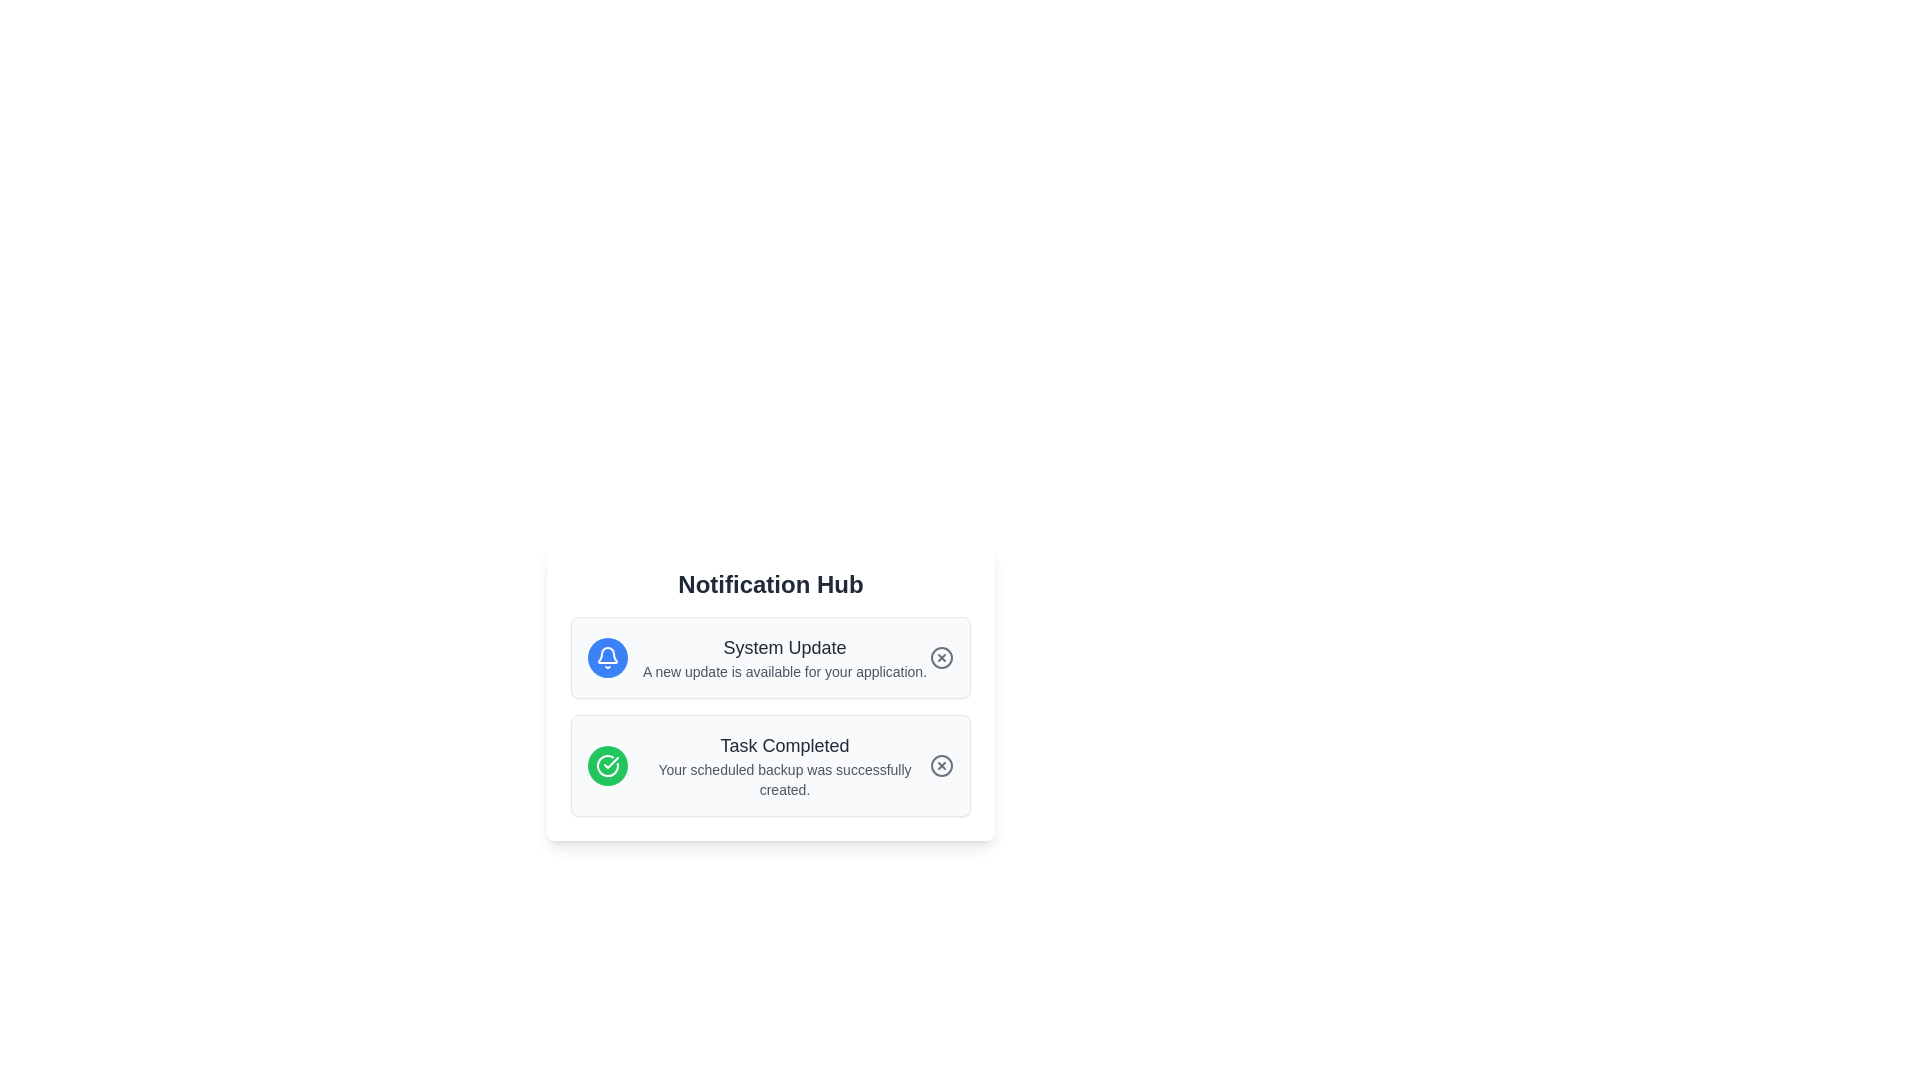 This screenshot has height=1080, width=1920. Describe the element at coordinates (784, 745) in the screenshot. I see `the text label serving as the title of the notification message, which is centrally located in the lower card below the 'System Update' title and above the descriptive text 'Your scheduled backup was successfully created'` at that location.